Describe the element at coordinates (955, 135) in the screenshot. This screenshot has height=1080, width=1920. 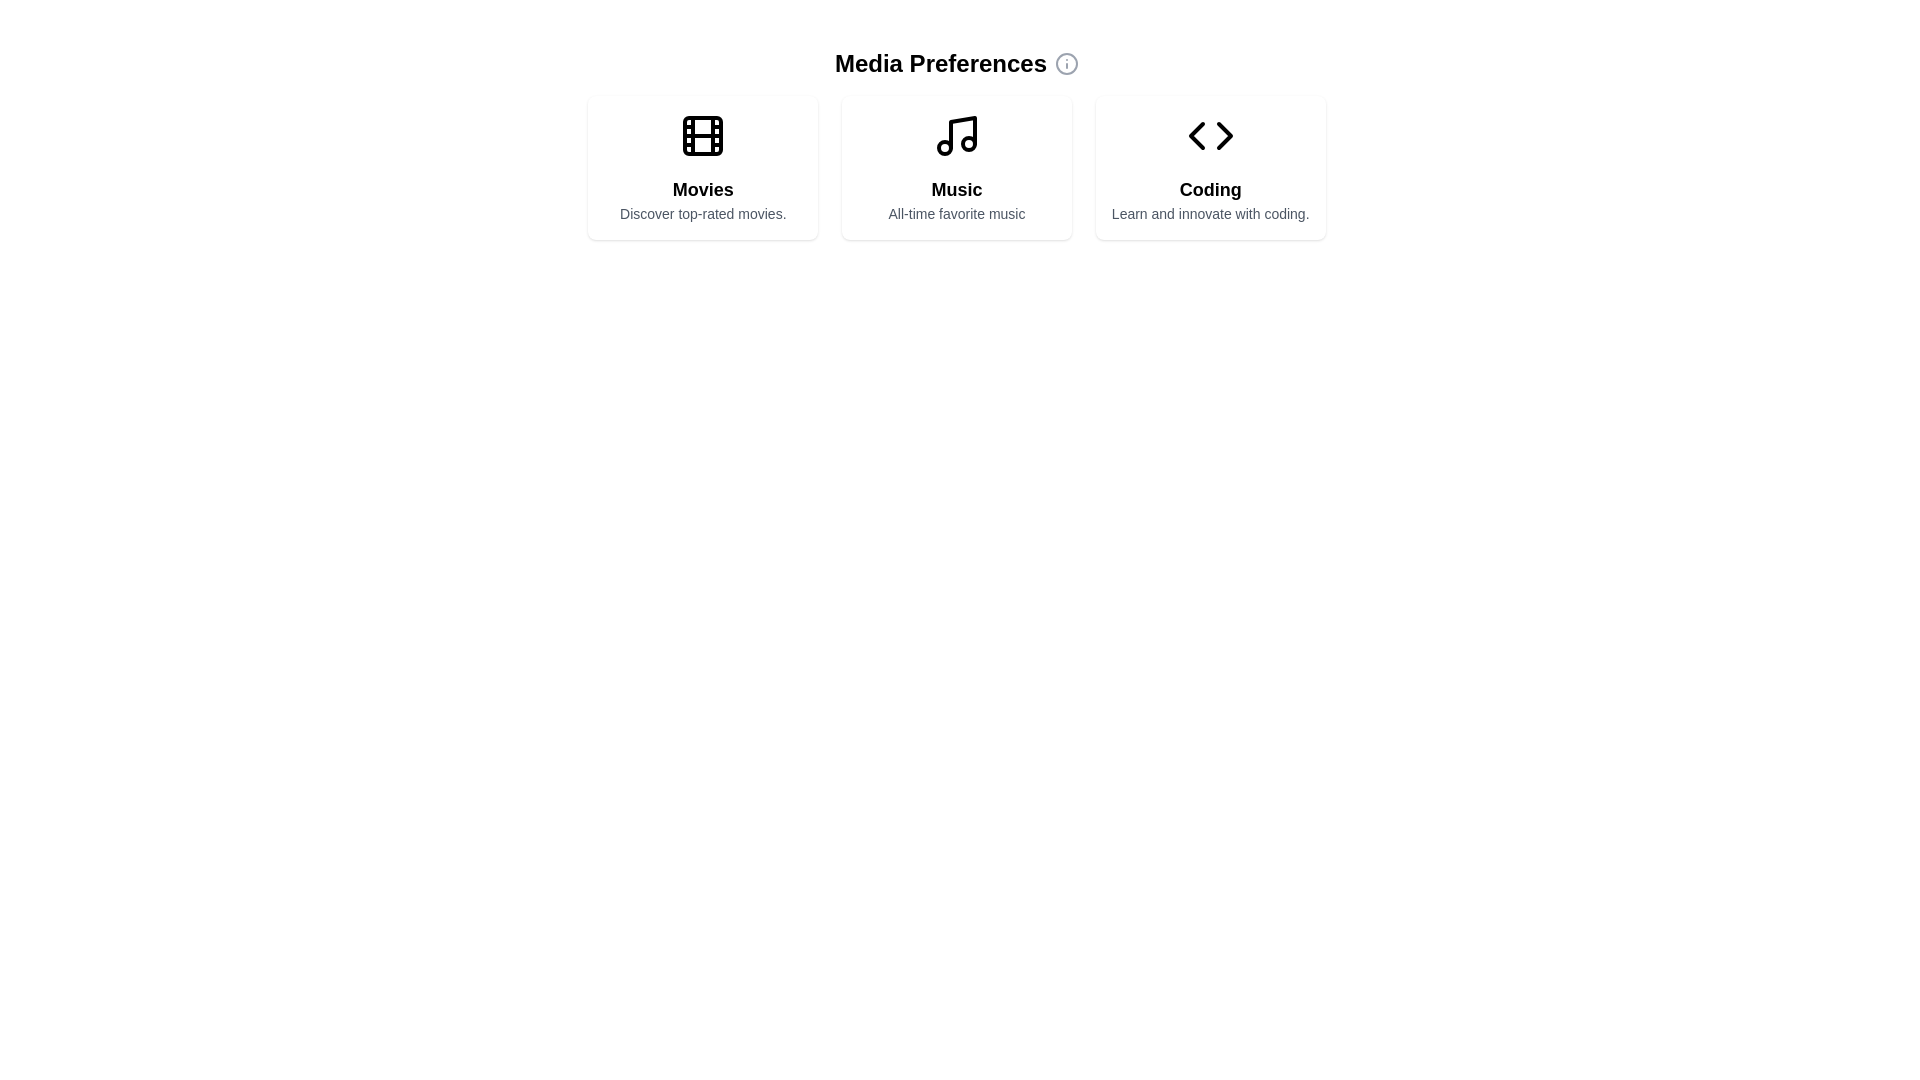
I see `the music icon represented by a pair of eighth notes, located in the center card under 'Media Preferences'` at that location.